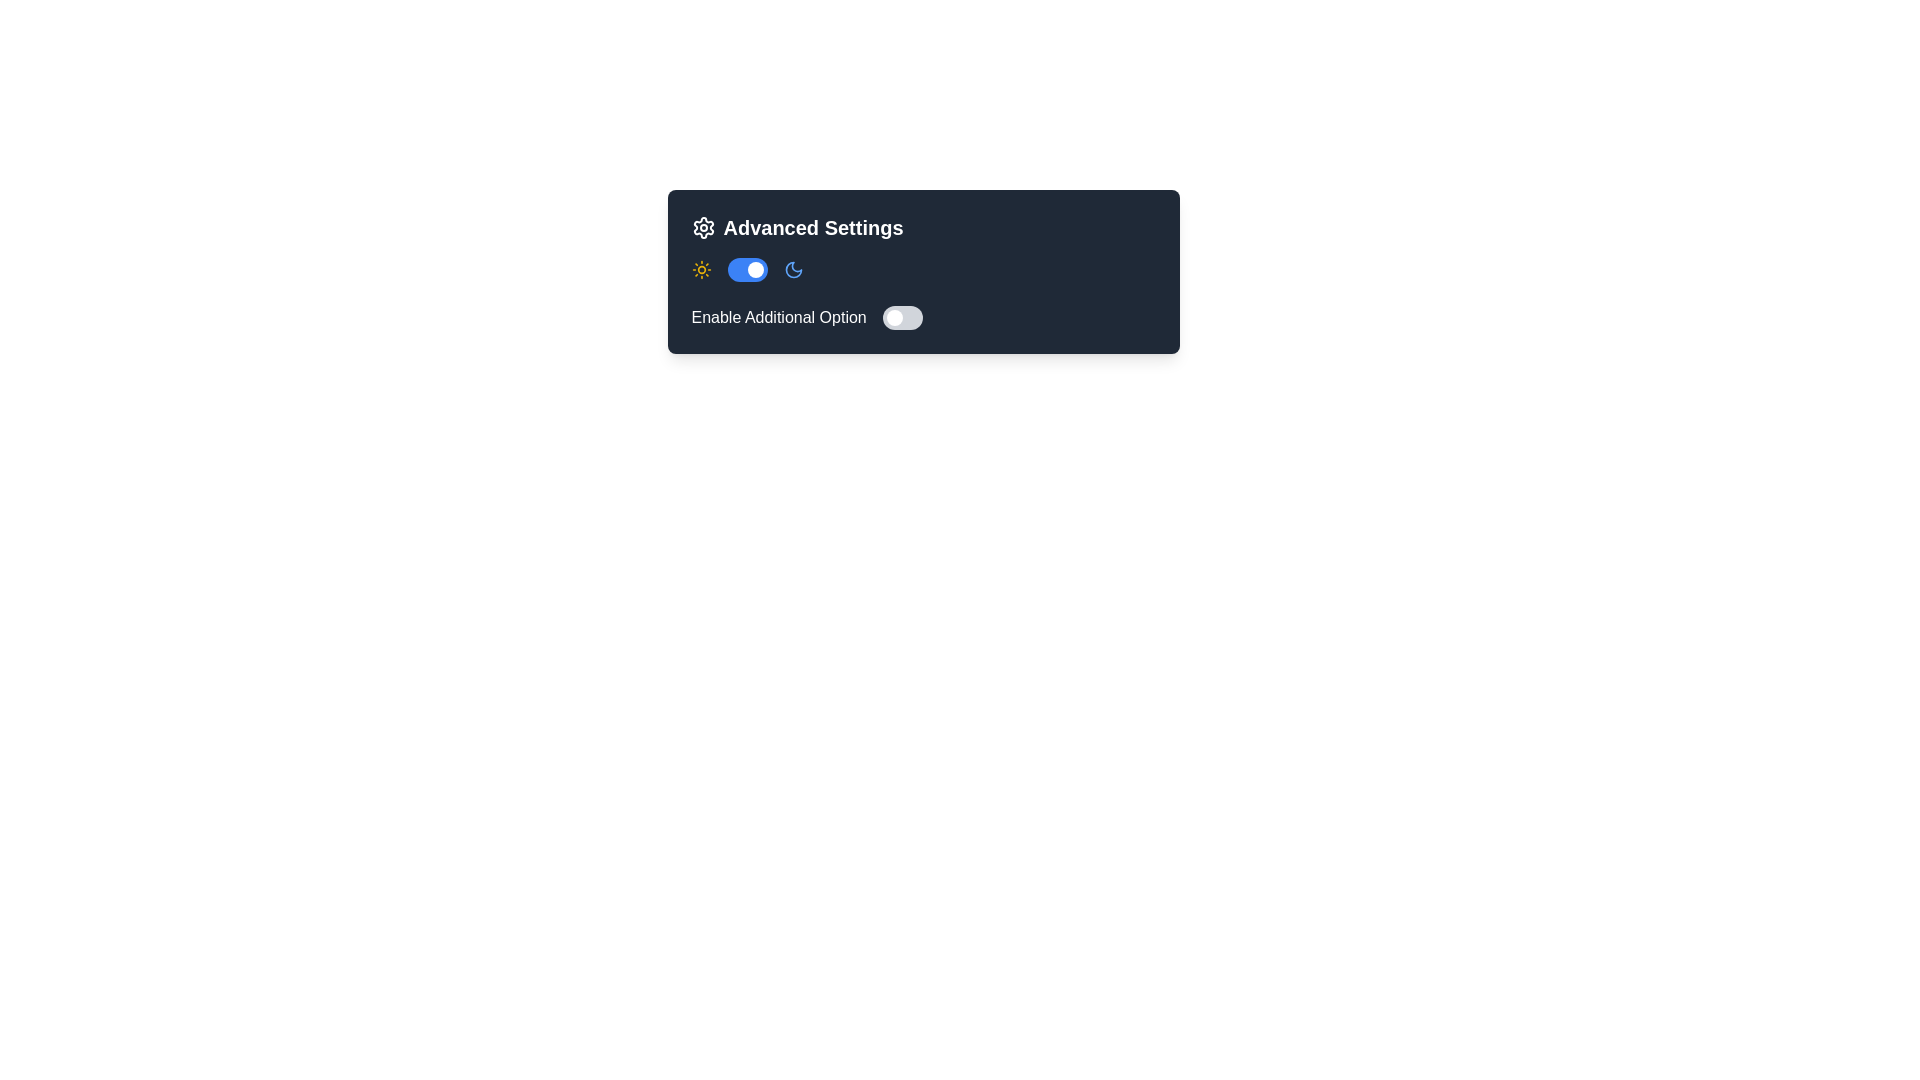 The width and height of the screenshot is (1920, 1080). Describe the element at coordinates (701, 270) in the screenshot. I see `the sun icon, which is a yellow line drawing with rays extending outward, located at the top of the settings panel as the first element in its group` at that location.